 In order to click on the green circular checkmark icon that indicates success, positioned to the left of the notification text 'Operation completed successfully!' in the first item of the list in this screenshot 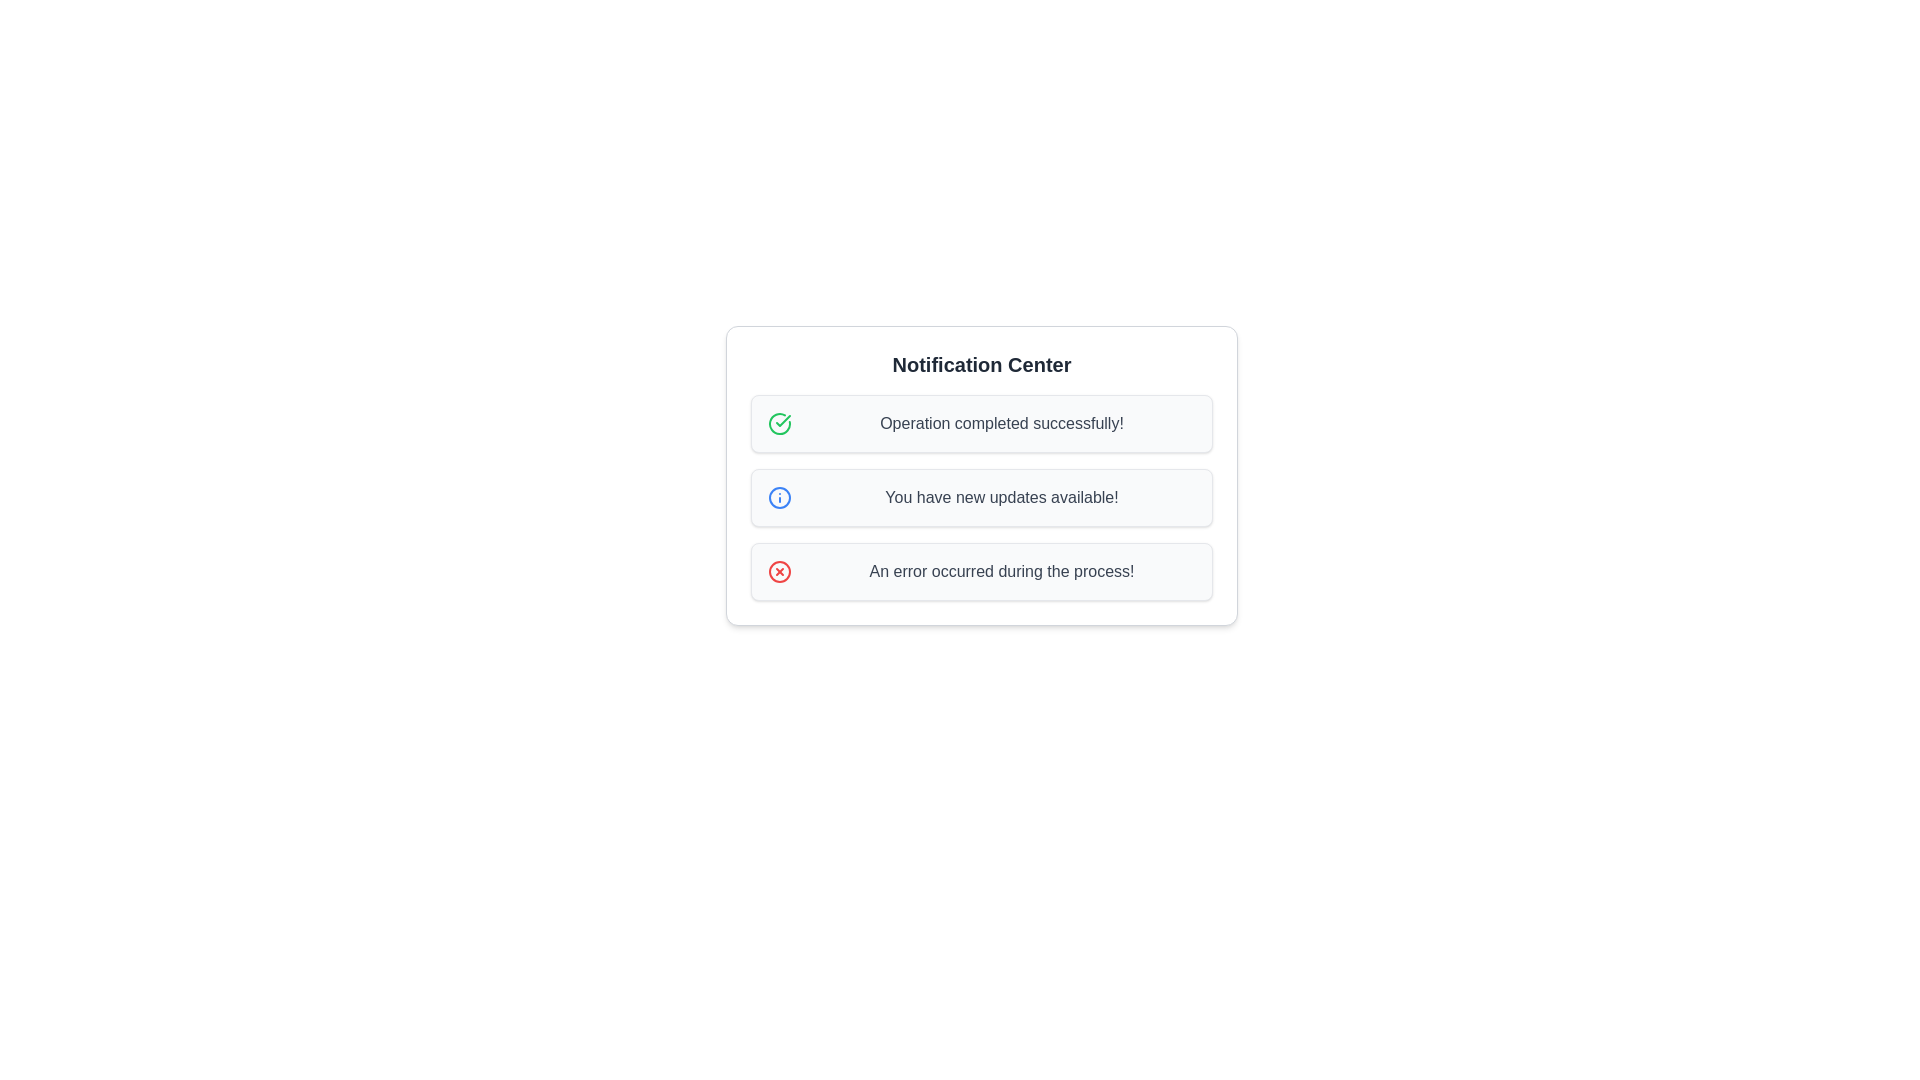, I will do `click(778, 423)`.